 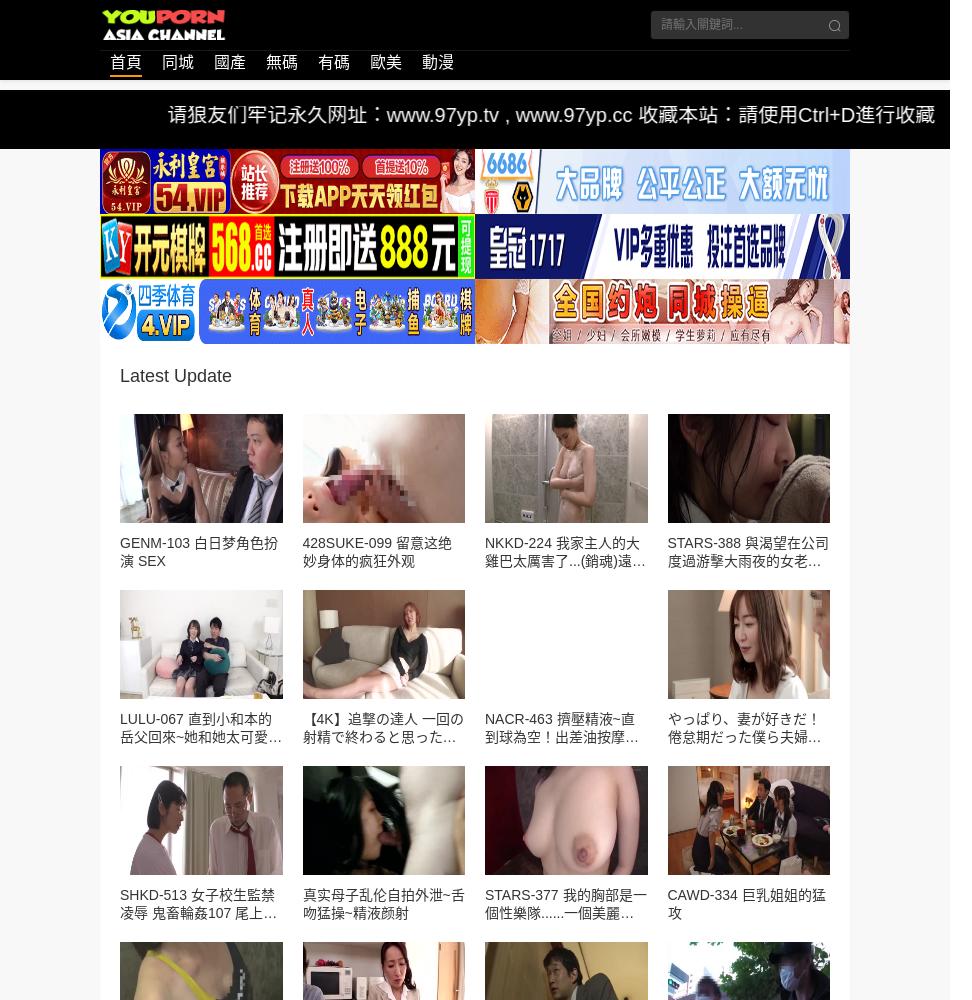 What do you see at coordinates (238, 310) in the screenshot?
I see `'浏览:'` at bounding box center [238, 310].